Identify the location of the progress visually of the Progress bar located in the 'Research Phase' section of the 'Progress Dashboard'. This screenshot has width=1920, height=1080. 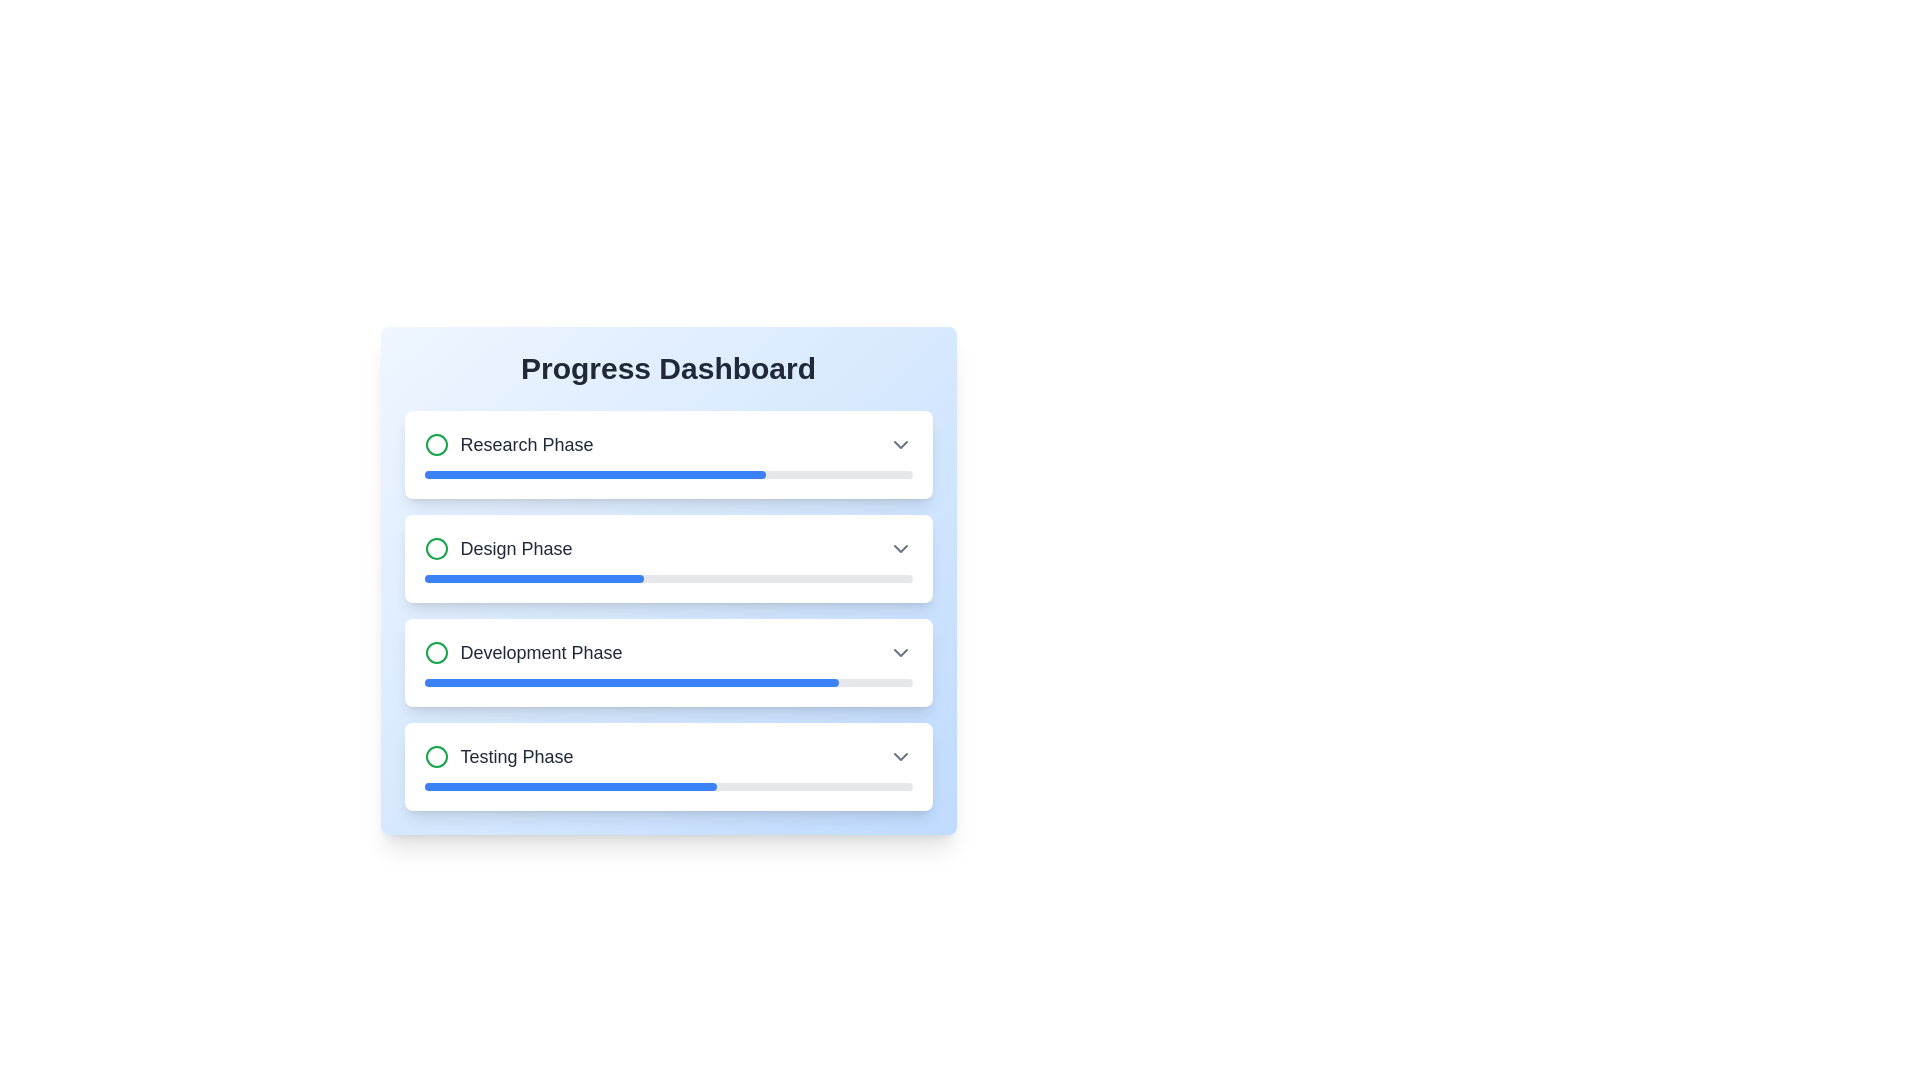
(594, 474).